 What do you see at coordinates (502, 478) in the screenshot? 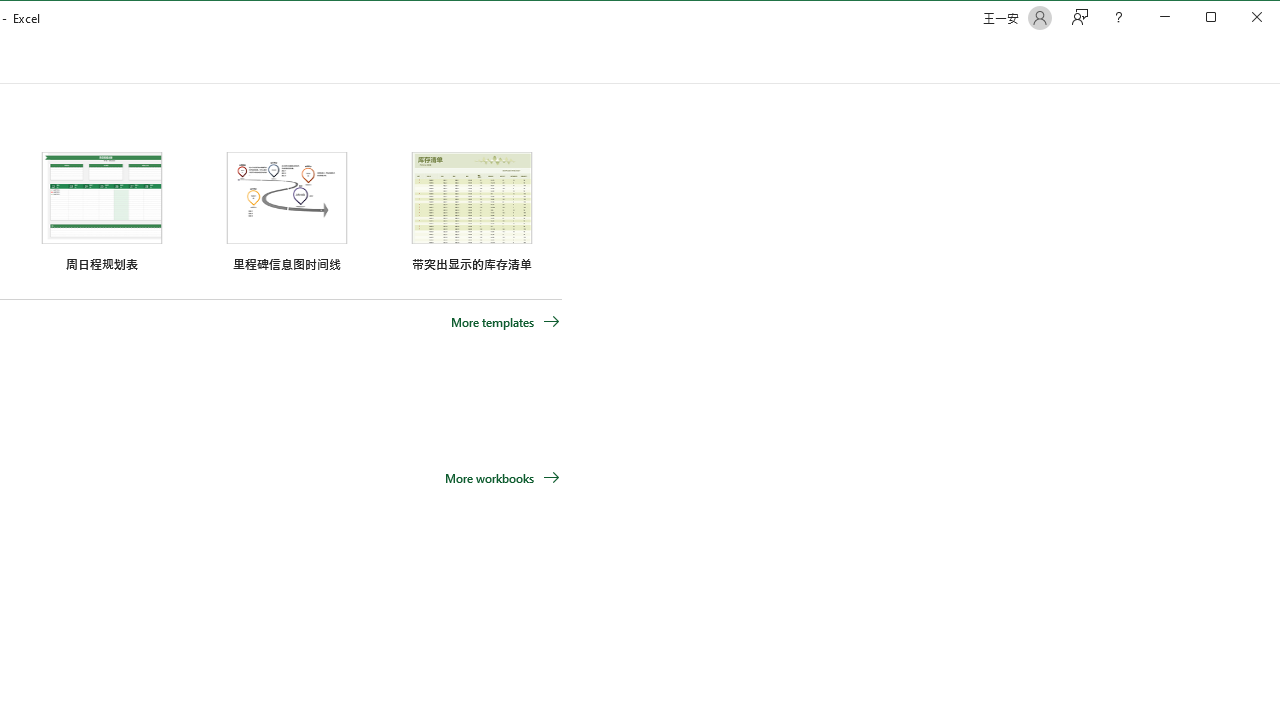
I see `'More workbooks'` at bounding box center [502, 478].